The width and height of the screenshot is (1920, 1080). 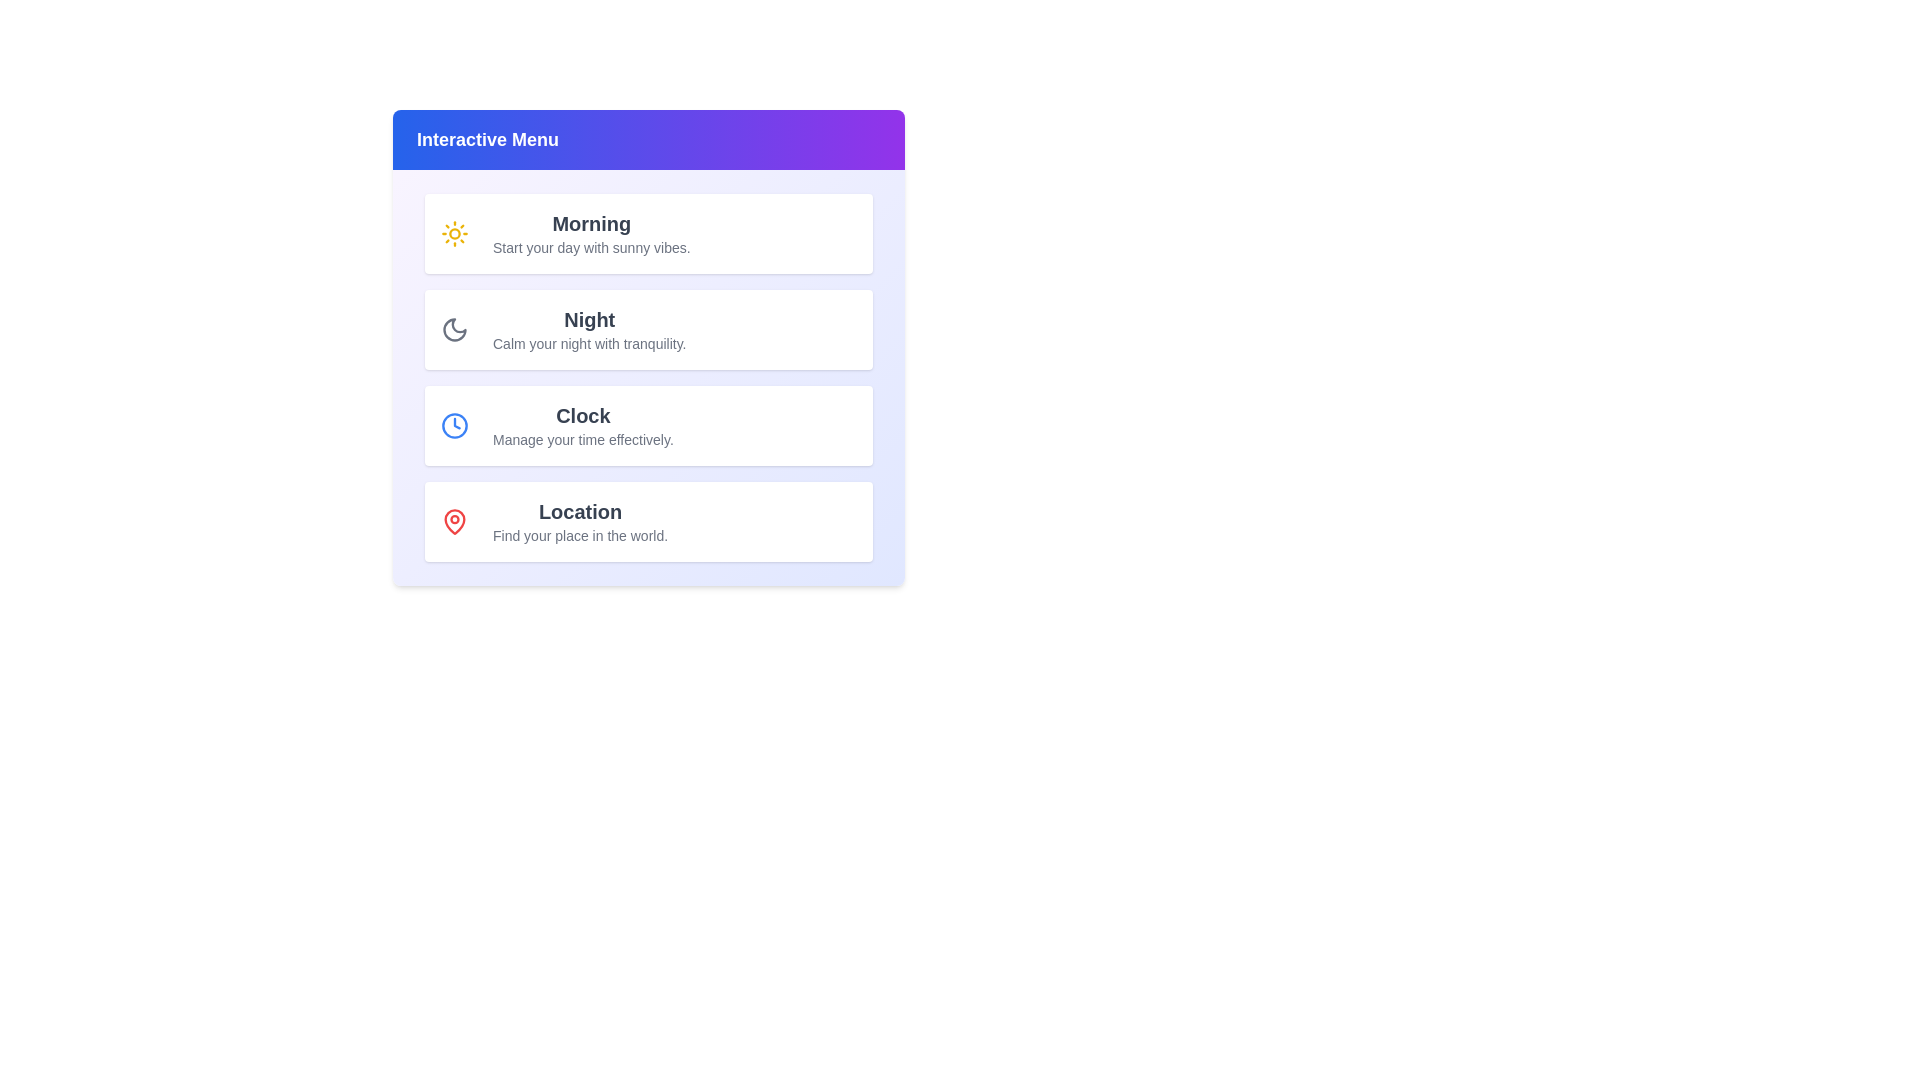 What do you see at coordinates (648, 233) in the screenshot?
I see `the Morning menu item to select it` at bounding box center [648, 233].